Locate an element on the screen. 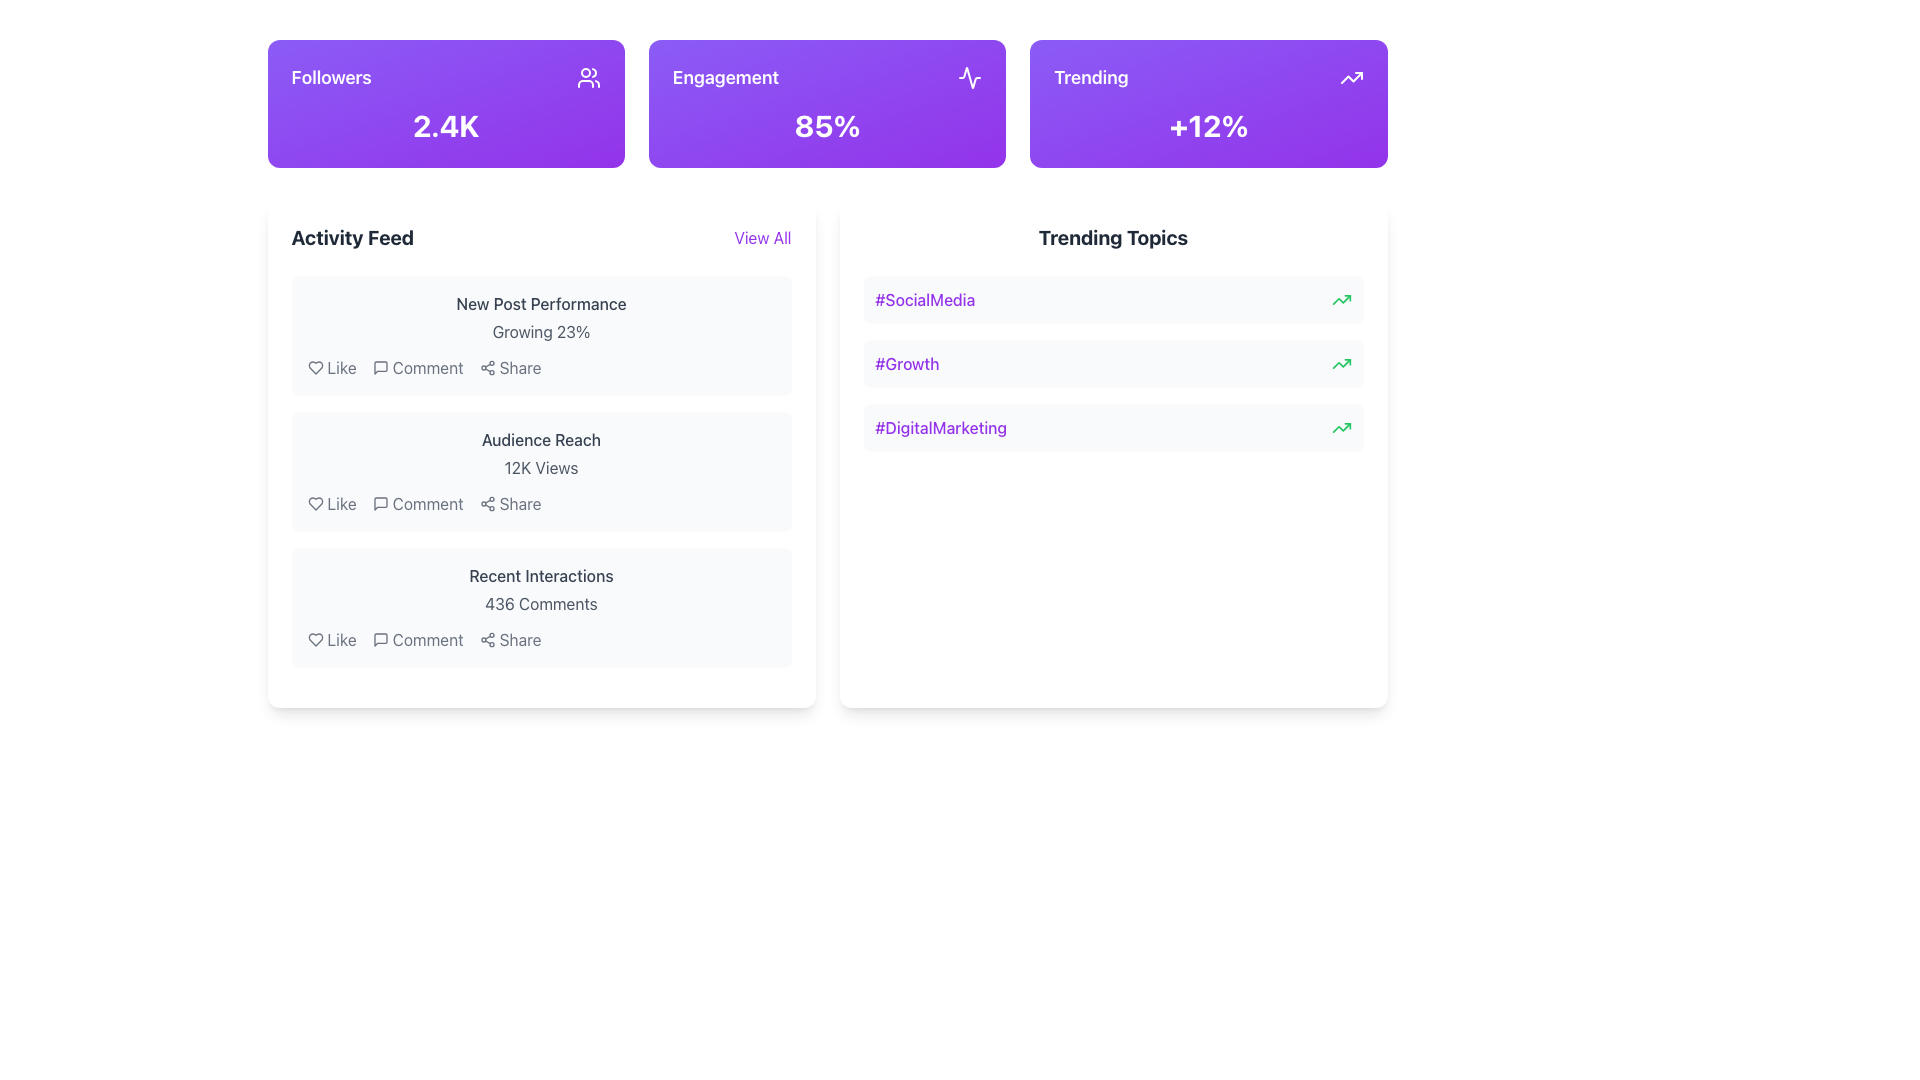  the '12K Views' text label located below the 'Audience Reach' heading is located at coordinates (541, 467).